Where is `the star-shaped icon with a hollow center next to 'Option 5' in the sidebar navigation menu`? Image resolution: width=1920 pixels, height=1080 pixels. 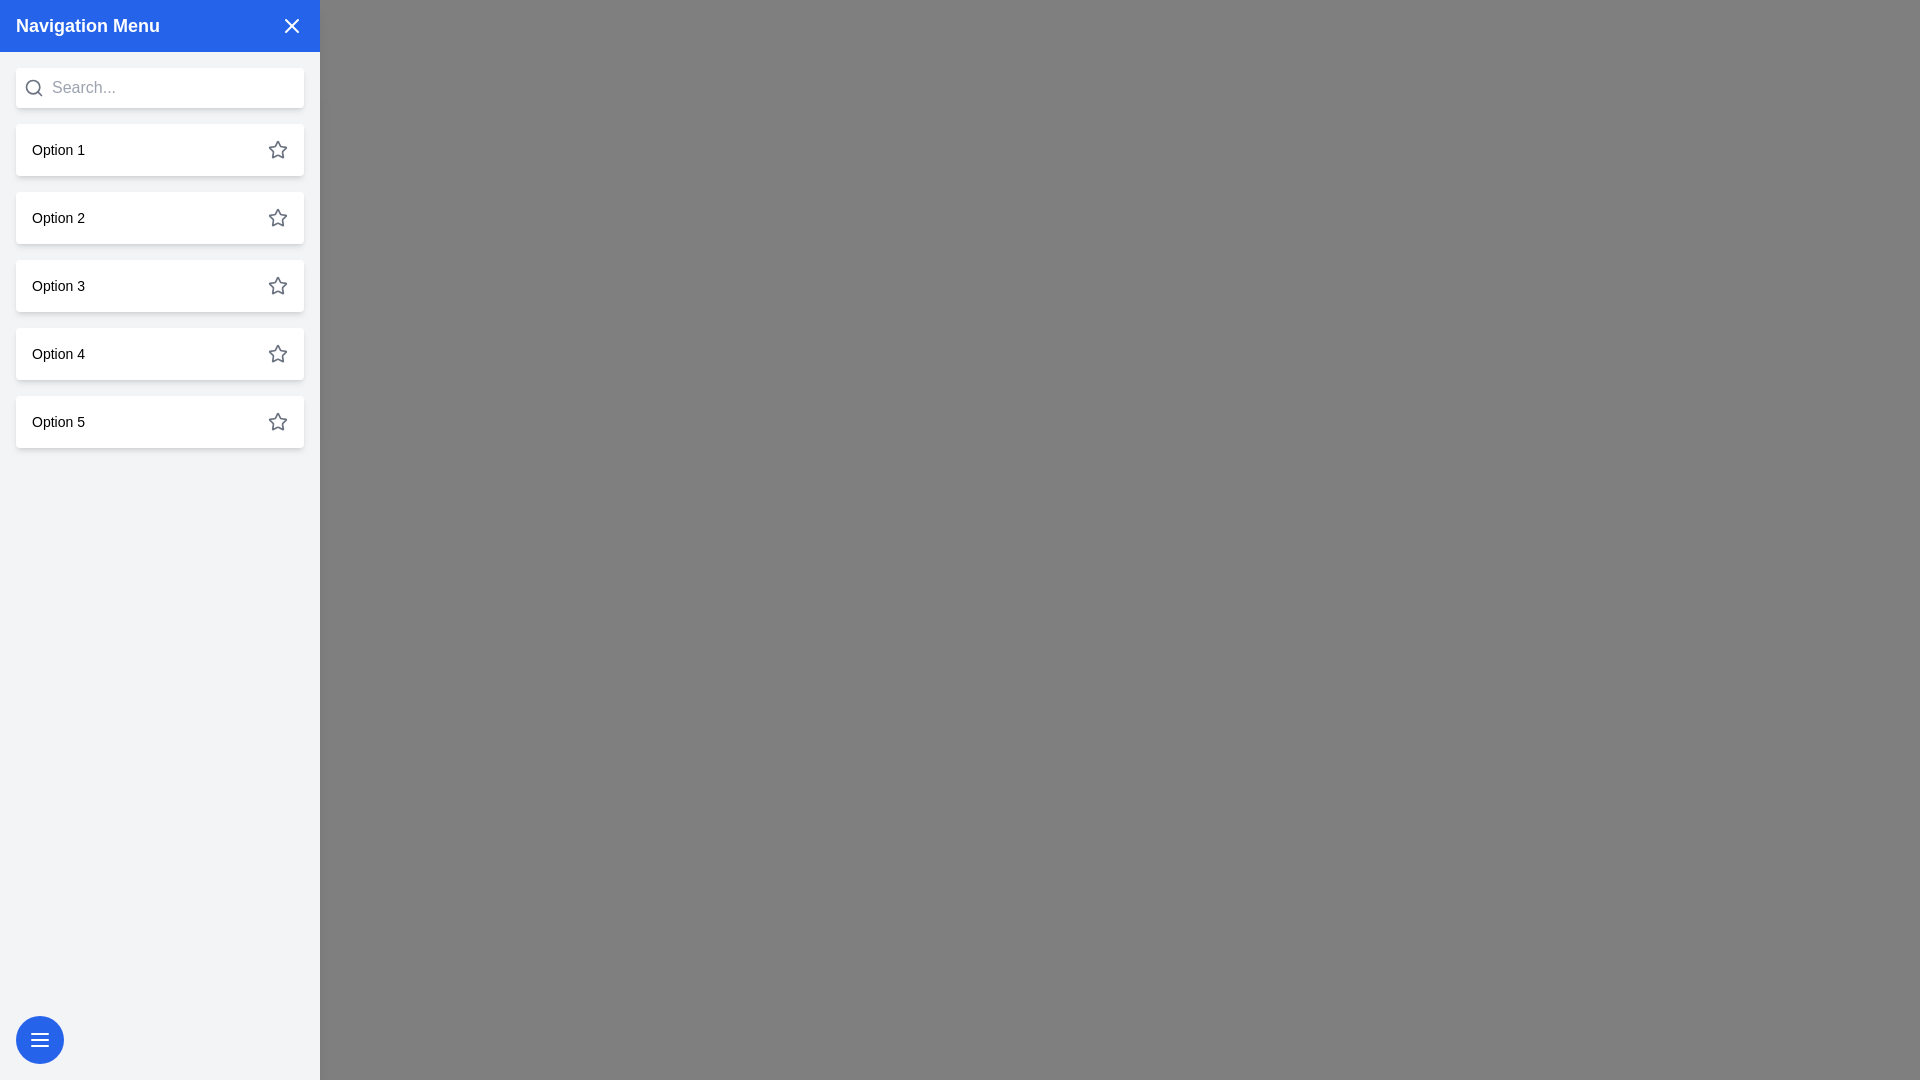
the star-shaped icon with a hollow center next to 'Option 5' in the sidebar navigation menu is located at coordinates (277, 420).